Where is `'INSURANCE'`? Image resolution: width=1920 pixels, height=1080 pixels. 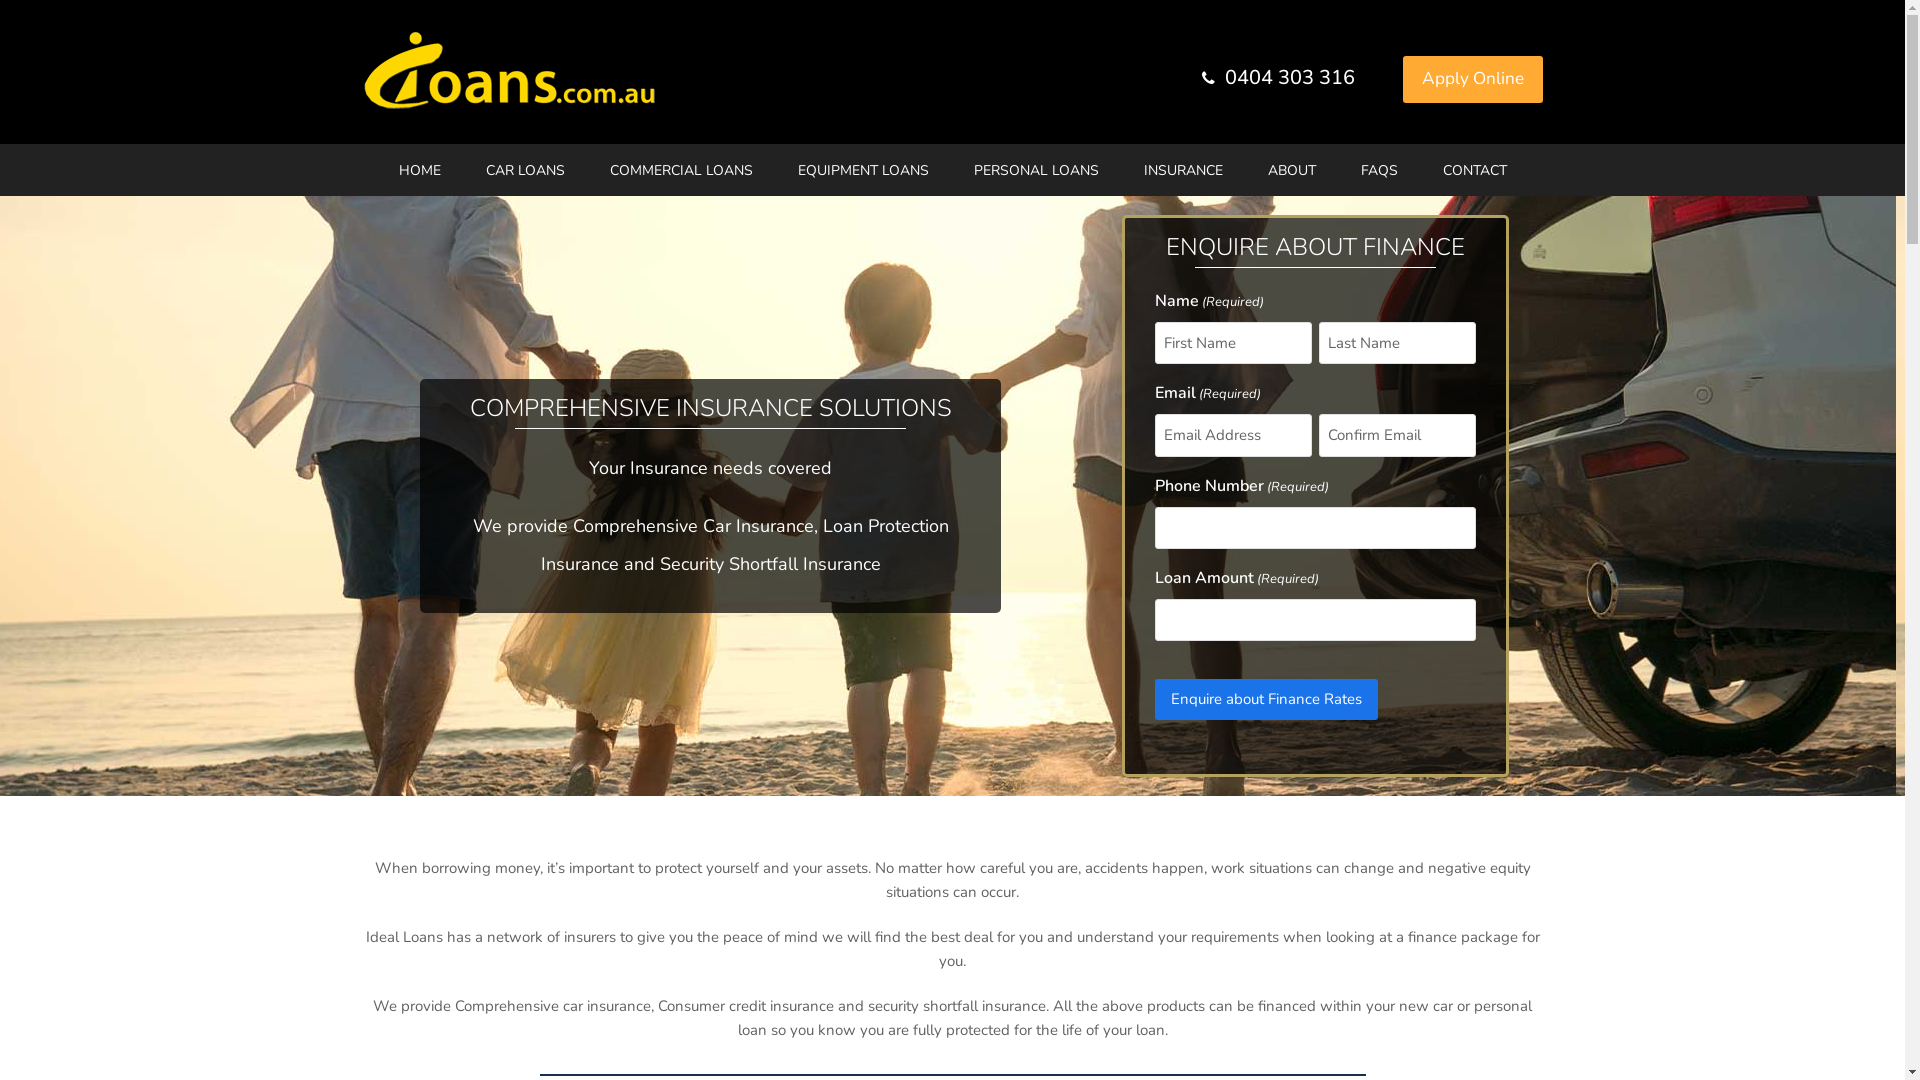 'INSURANCE' is located at coordinates (1123, 168).